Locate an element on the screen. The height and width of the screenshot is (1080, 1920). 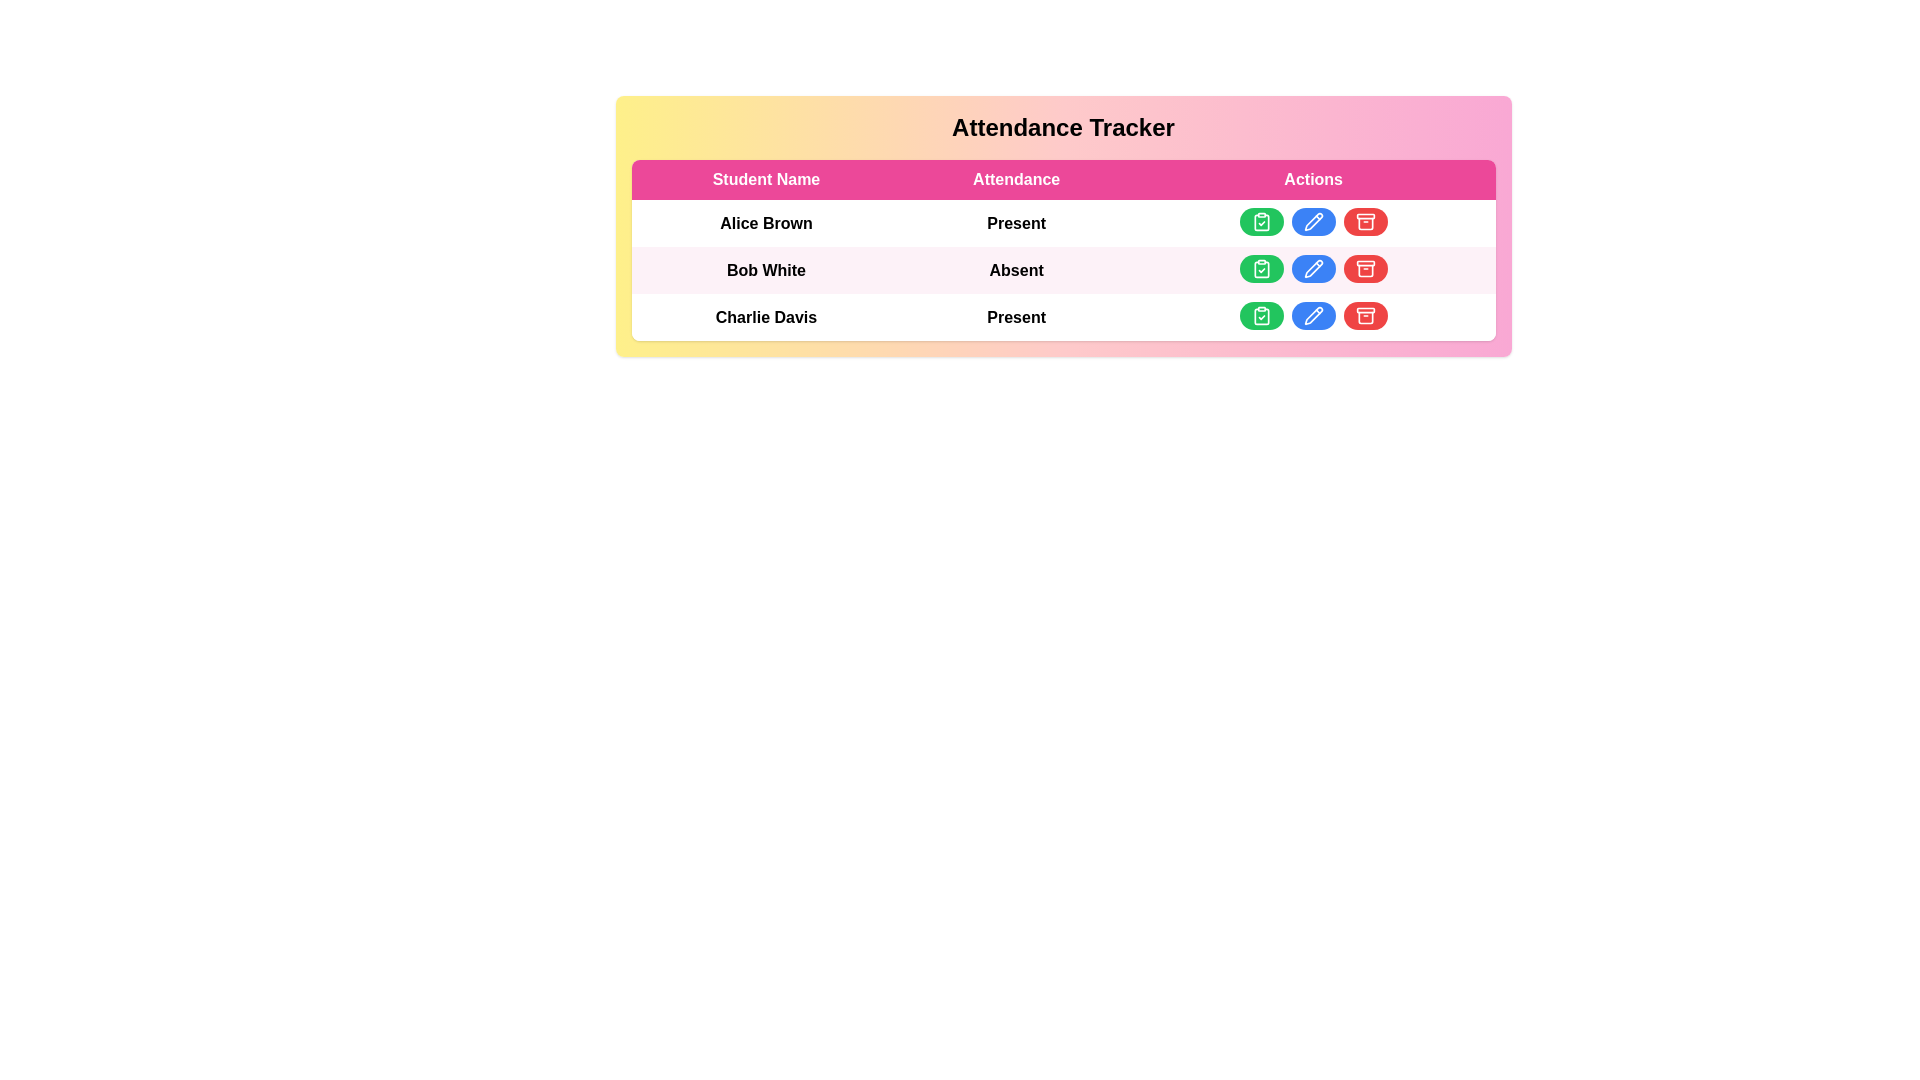
'mark attendance' button for a student identified by Charlie Davis is located at coordinates (1260, 315).